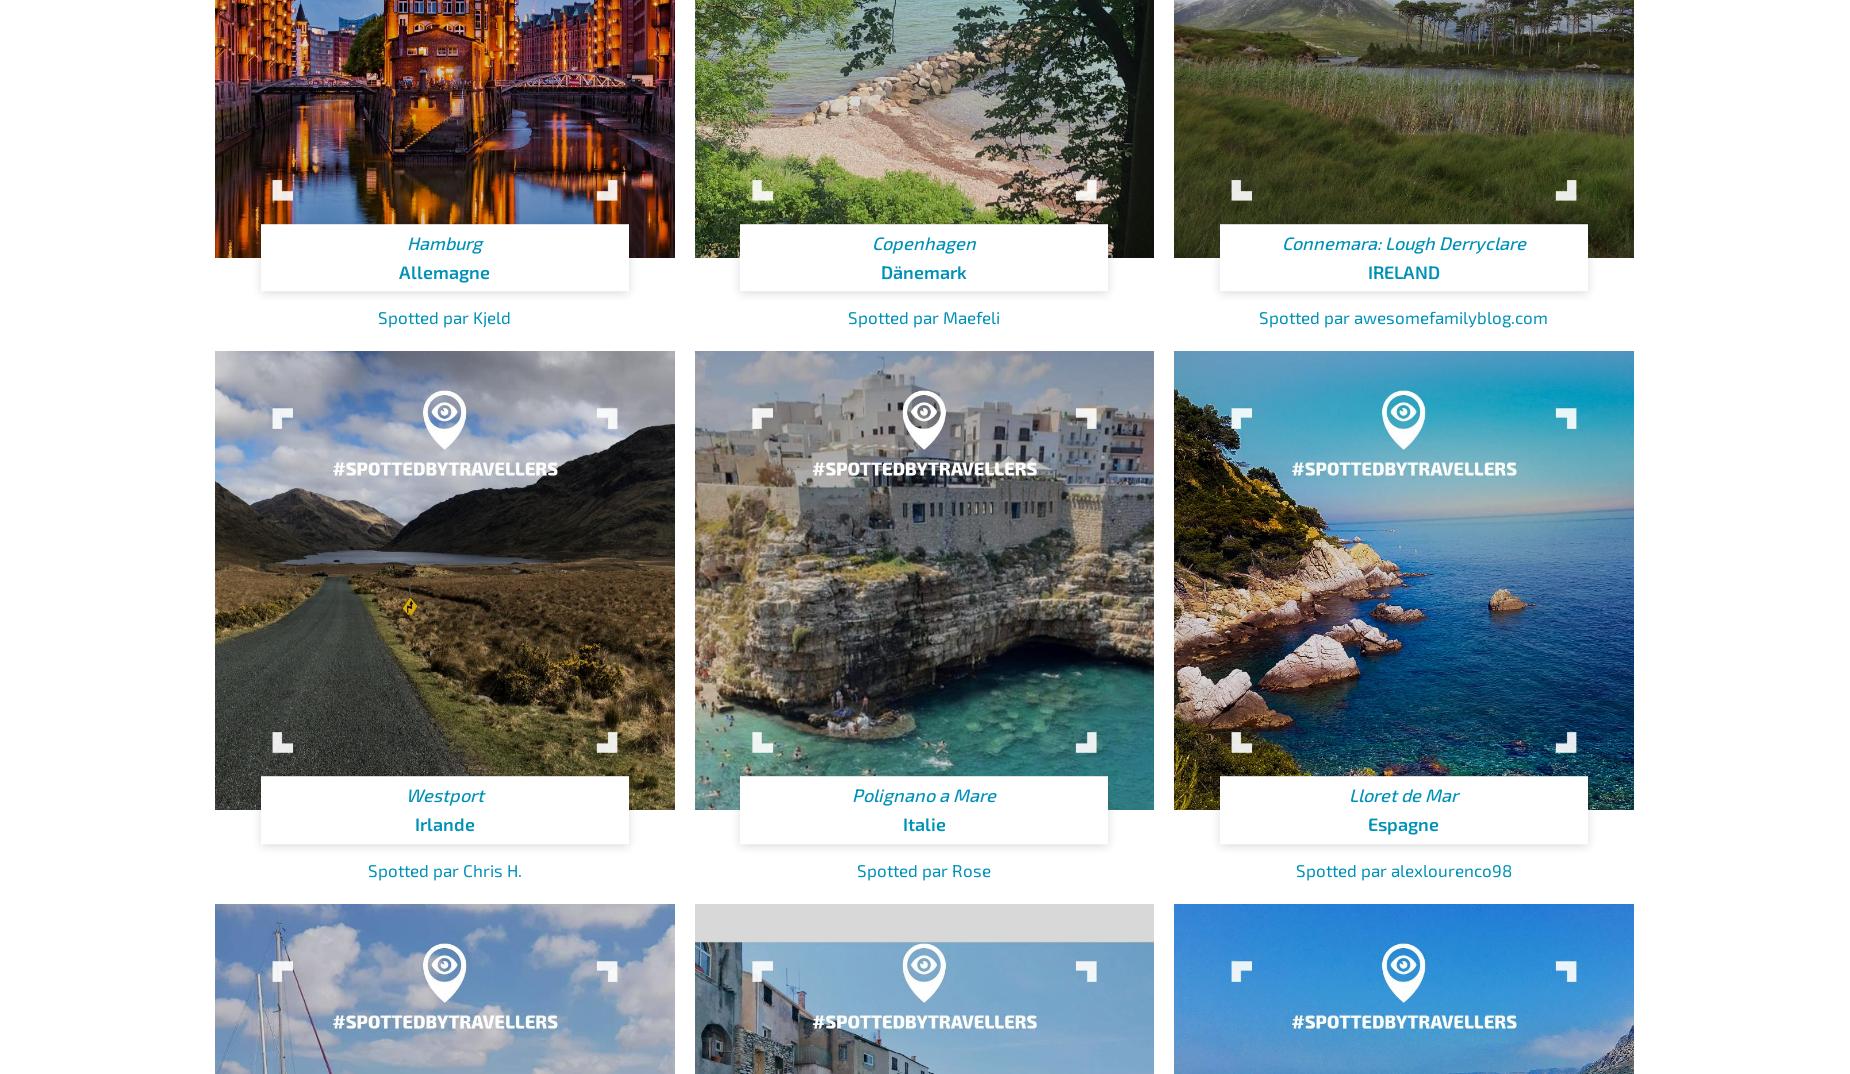 This screenshot has height=1074, width=1850. Describe the element at coordinates (924, 242) in the screenshot. I see `'Copenhagen'` at that location.